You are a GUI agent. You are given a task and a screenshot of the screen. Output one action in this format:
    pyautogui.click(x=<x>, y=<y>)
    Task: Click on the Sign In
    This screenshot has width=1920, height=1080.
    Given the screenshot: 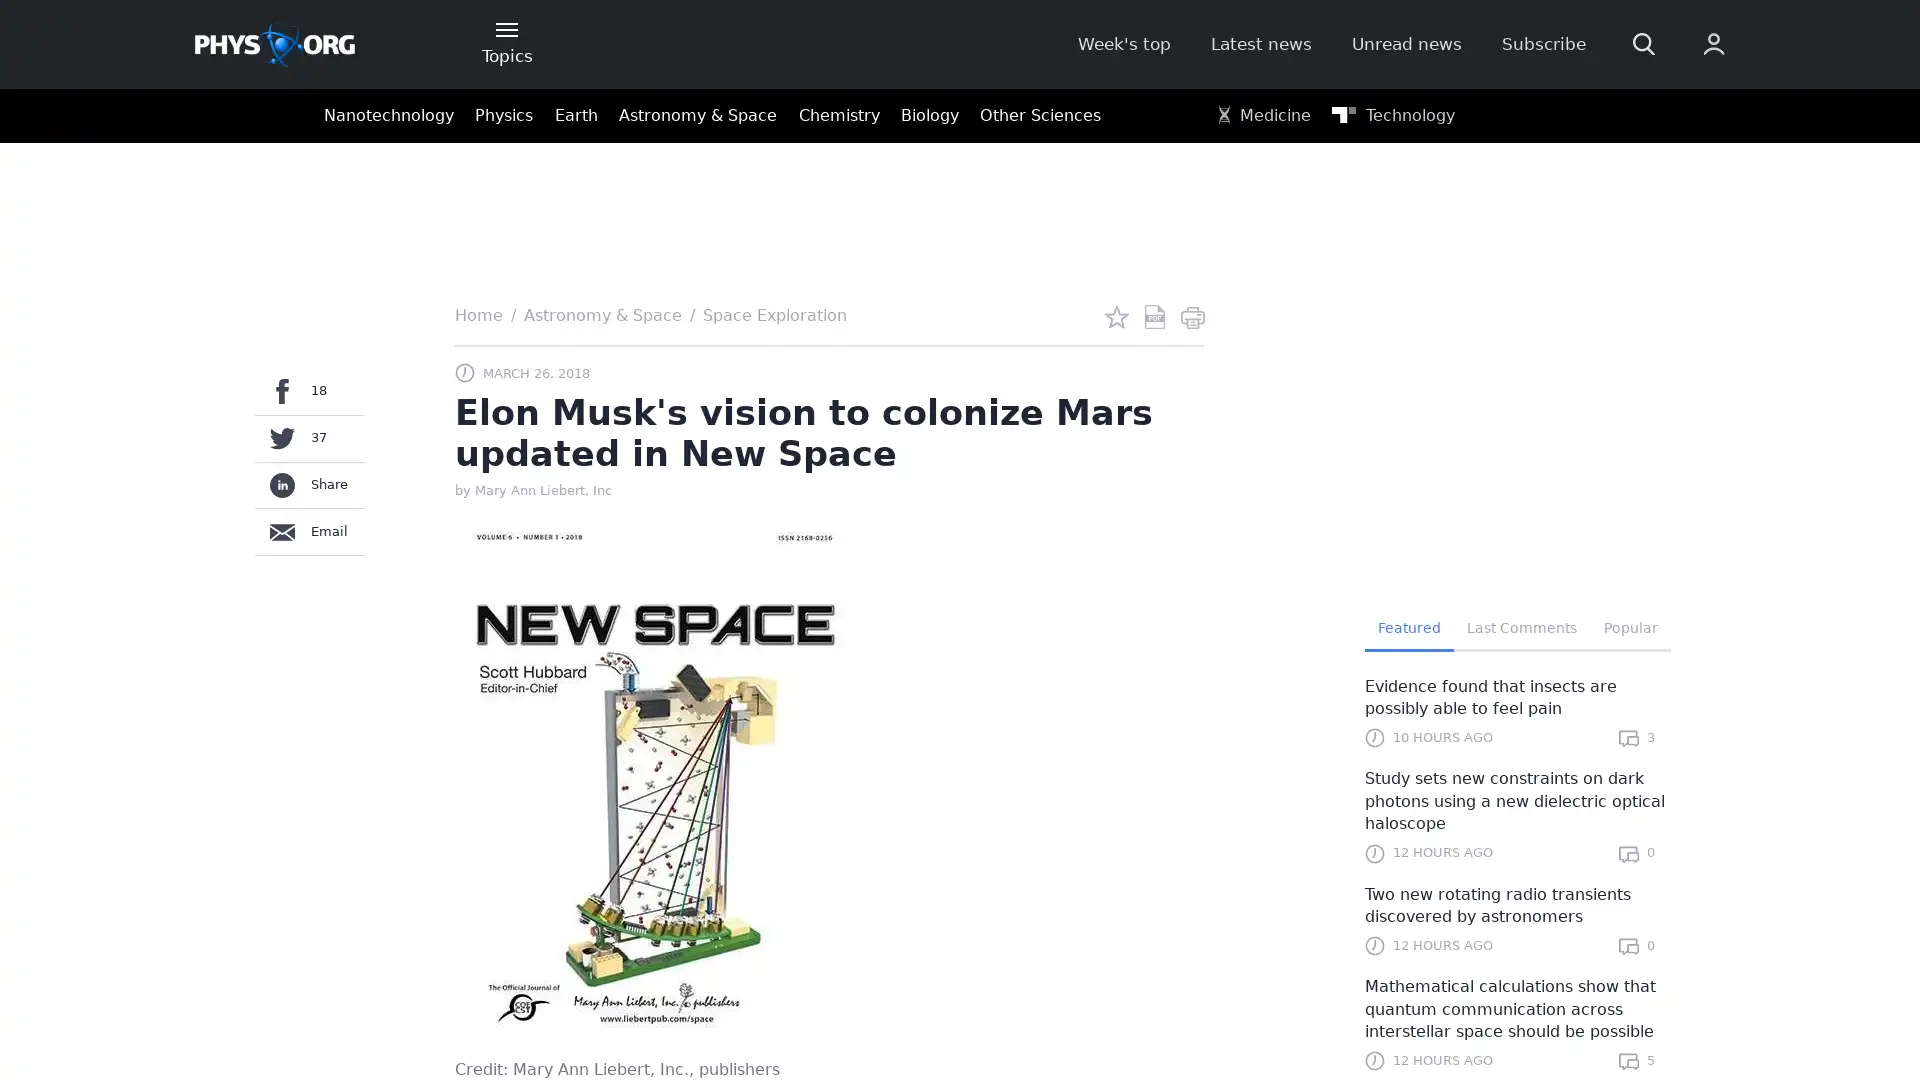 What is the action you would take?
    pyautogui.click(x=1467, y=337)
    